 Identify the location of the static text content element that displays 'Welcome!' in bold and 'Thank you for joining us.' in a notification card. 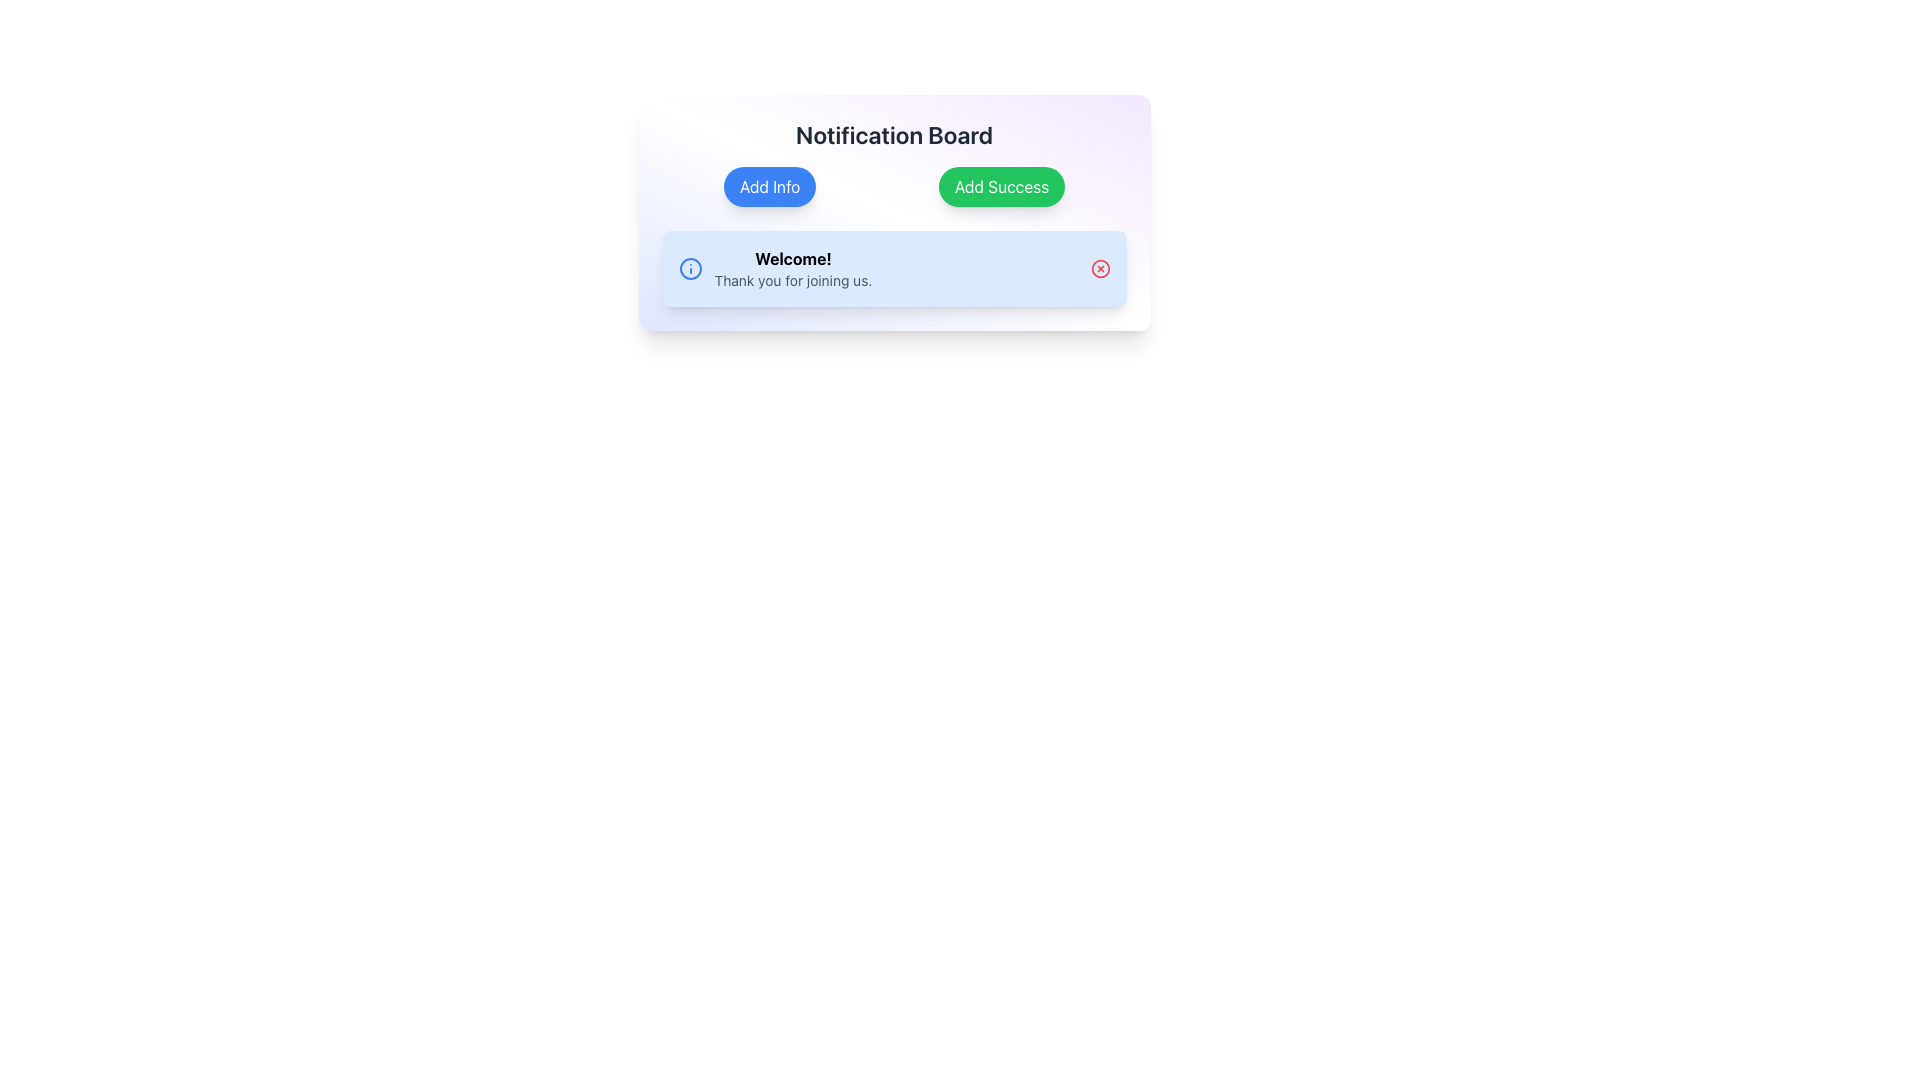
(792, 268).